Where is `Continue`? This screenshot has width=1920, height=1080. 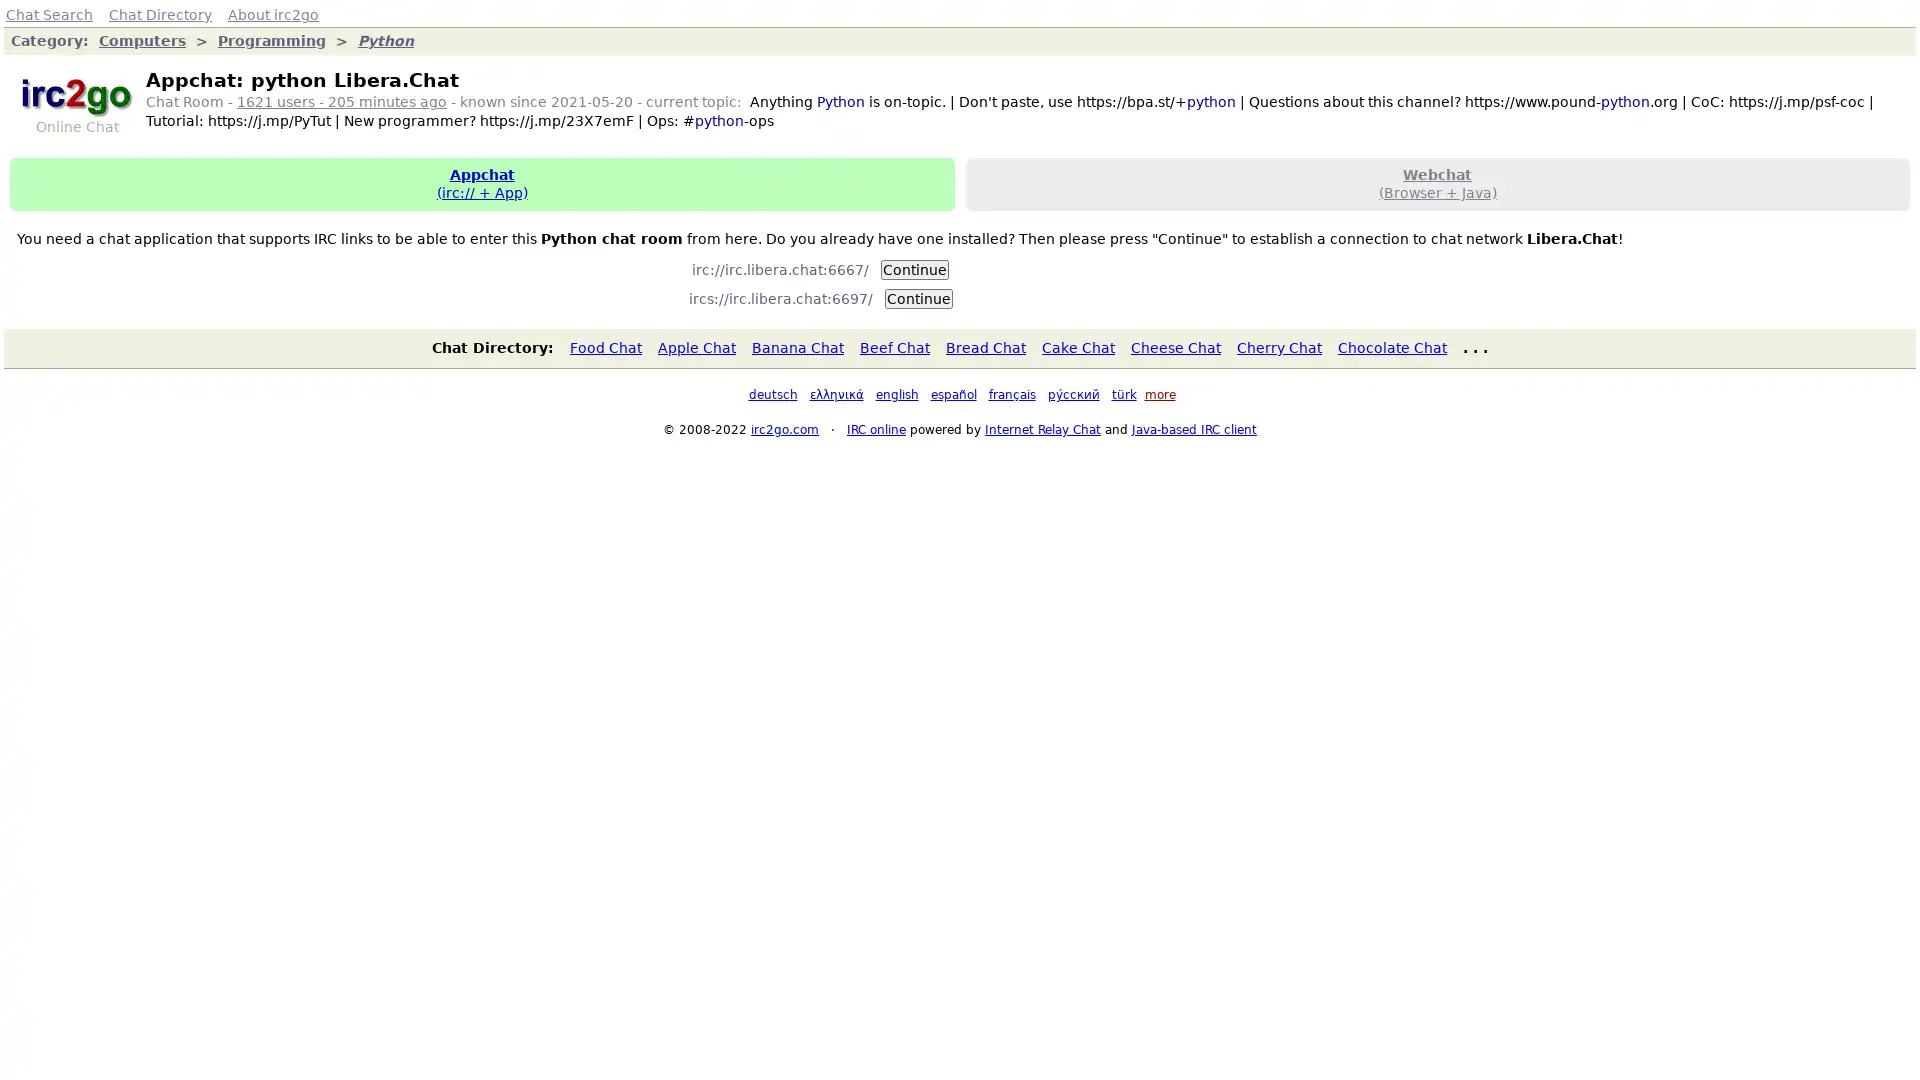 Continue is located at coordinates (916, 297).